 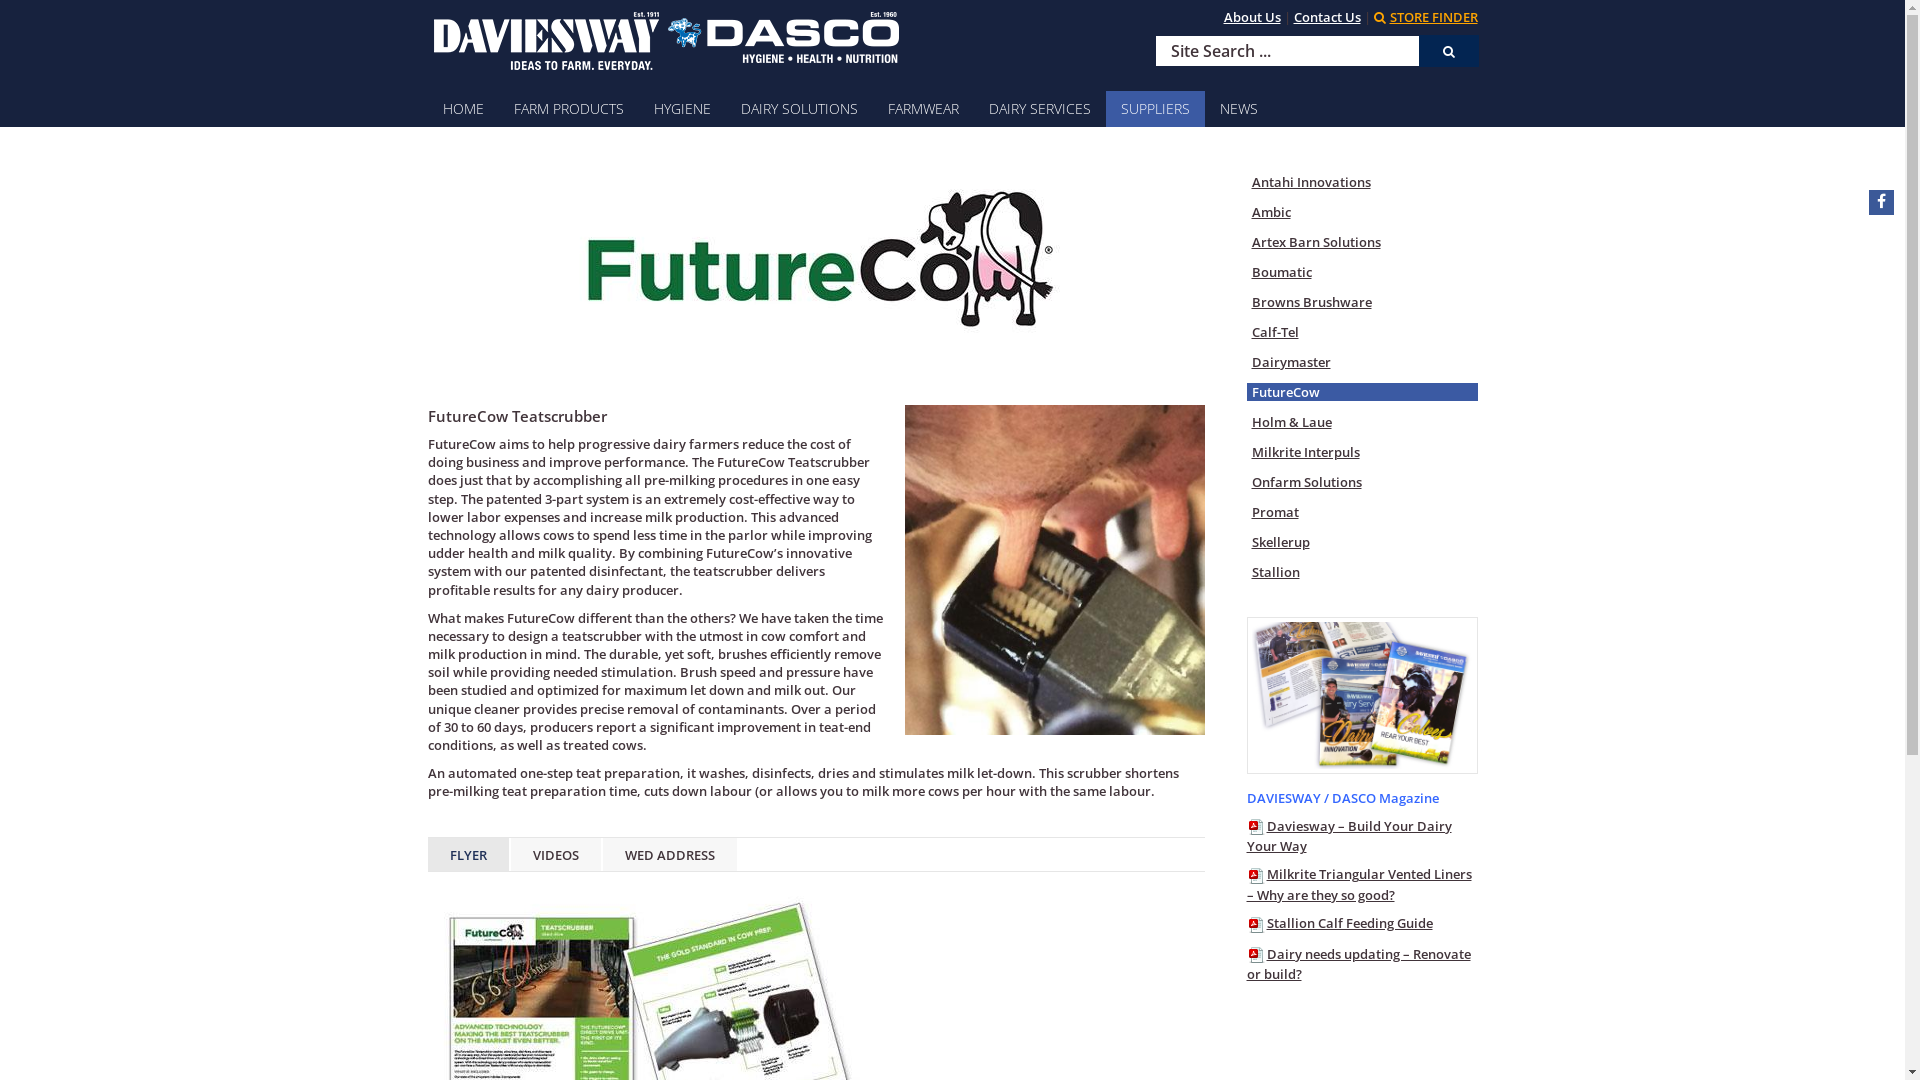 I want to click on 'Boumatic', so click(x=1360, y=272).